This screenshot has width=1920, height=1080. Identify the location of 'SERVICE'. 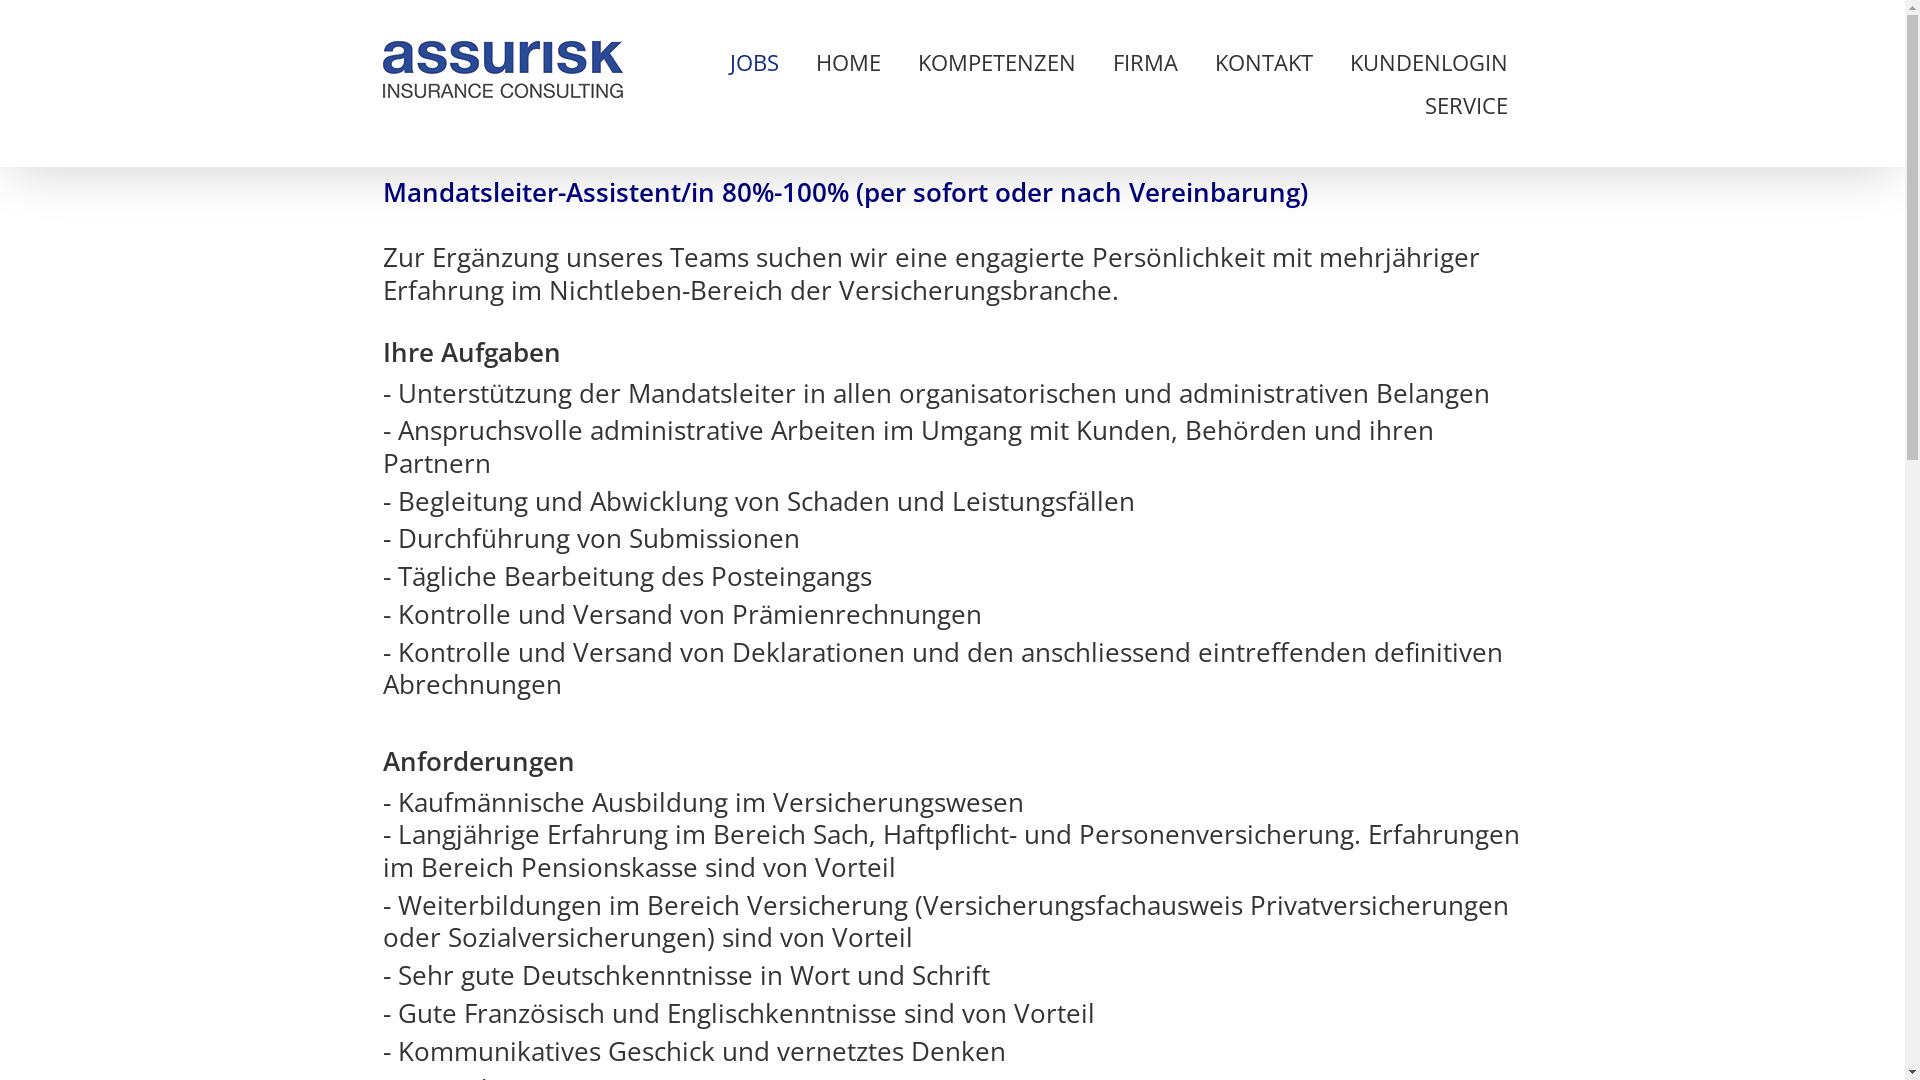
(1466, 105).